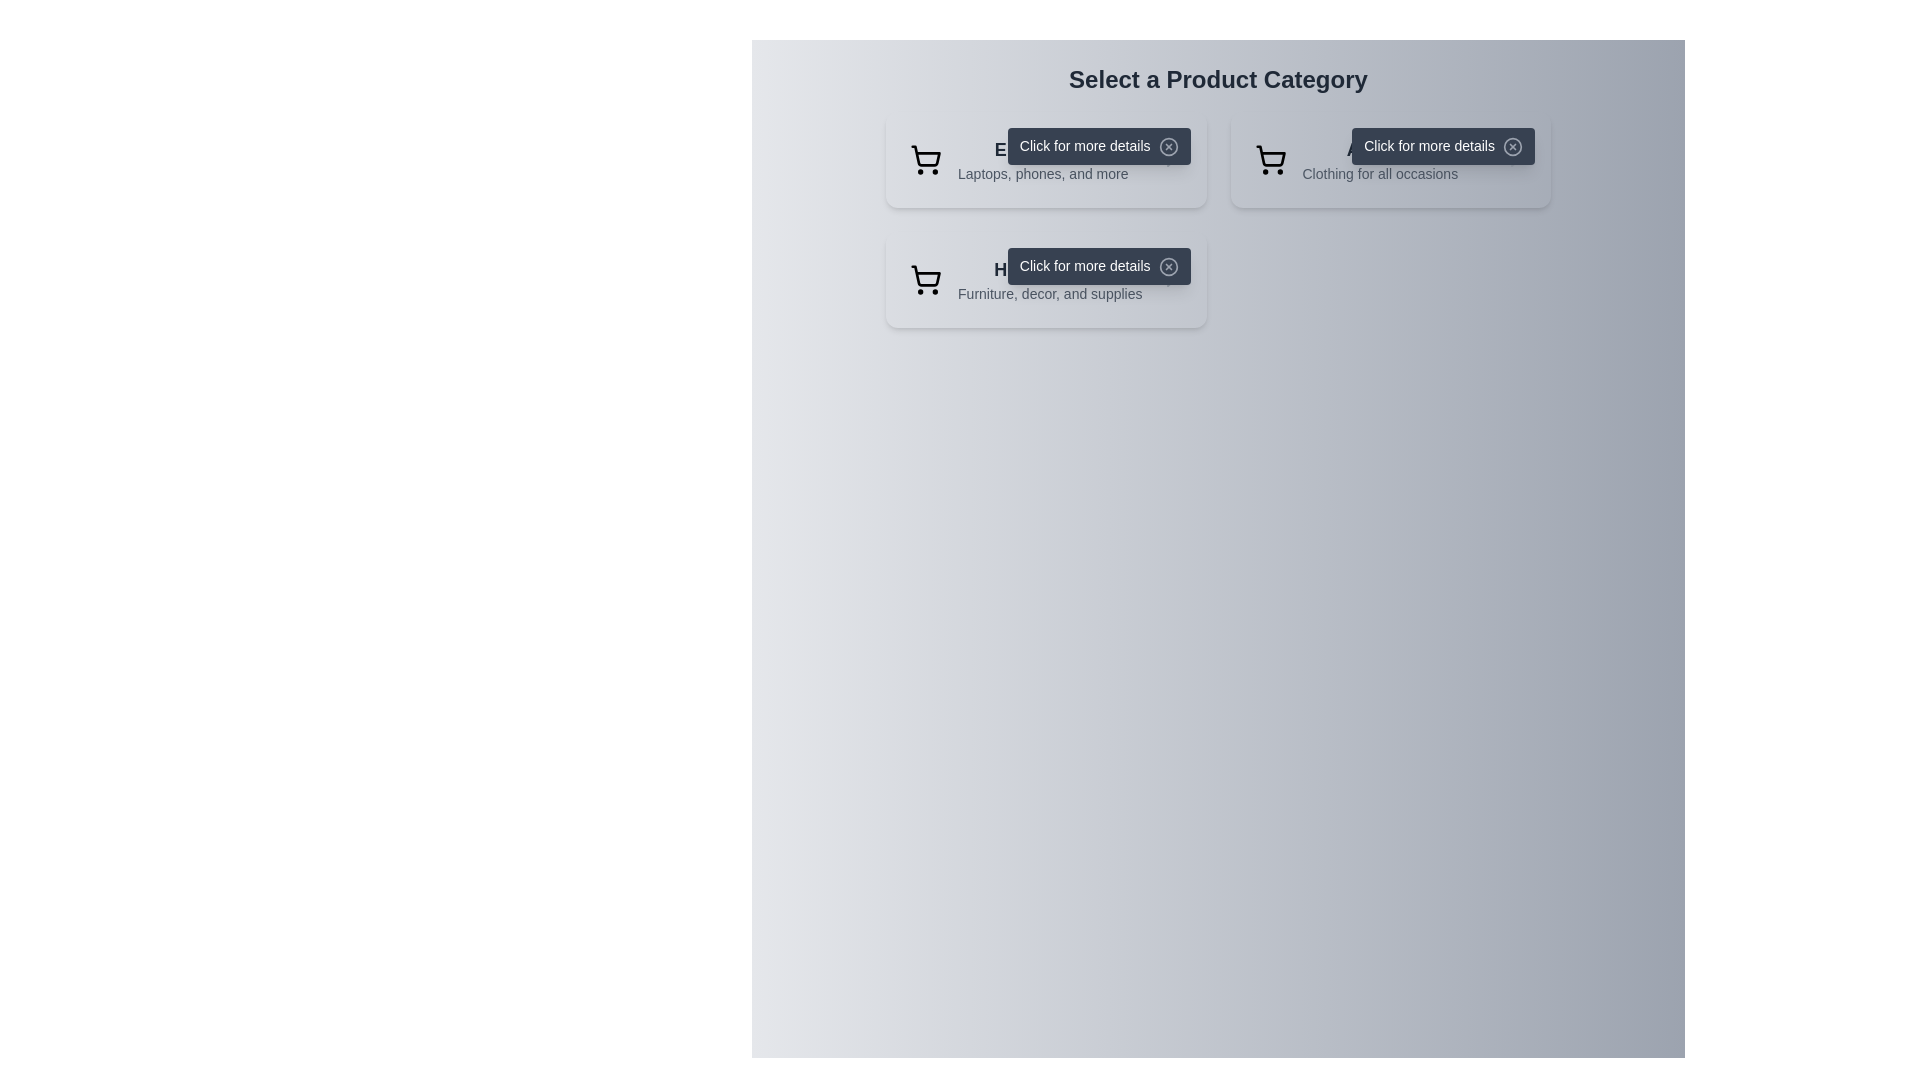 The image size is (1920, 1080). I want to click on the chevron-shaped SVG icon located in the top-right corner of the category card, so click(1514, 158).